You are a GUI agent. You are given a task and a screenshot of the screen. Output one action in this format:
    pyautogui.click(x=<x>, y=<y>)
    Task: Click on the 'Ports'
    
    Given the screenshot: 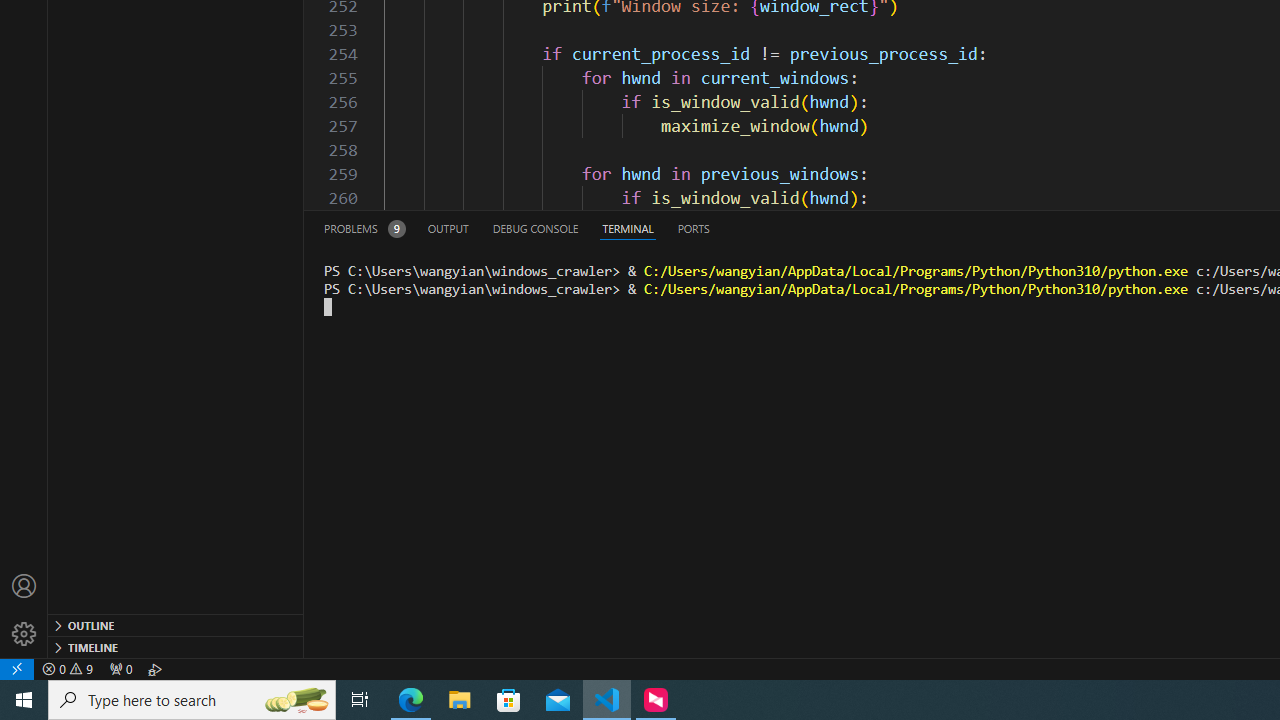 What is the action you would take?
    pyautogui.click(x=693, y=227)
    